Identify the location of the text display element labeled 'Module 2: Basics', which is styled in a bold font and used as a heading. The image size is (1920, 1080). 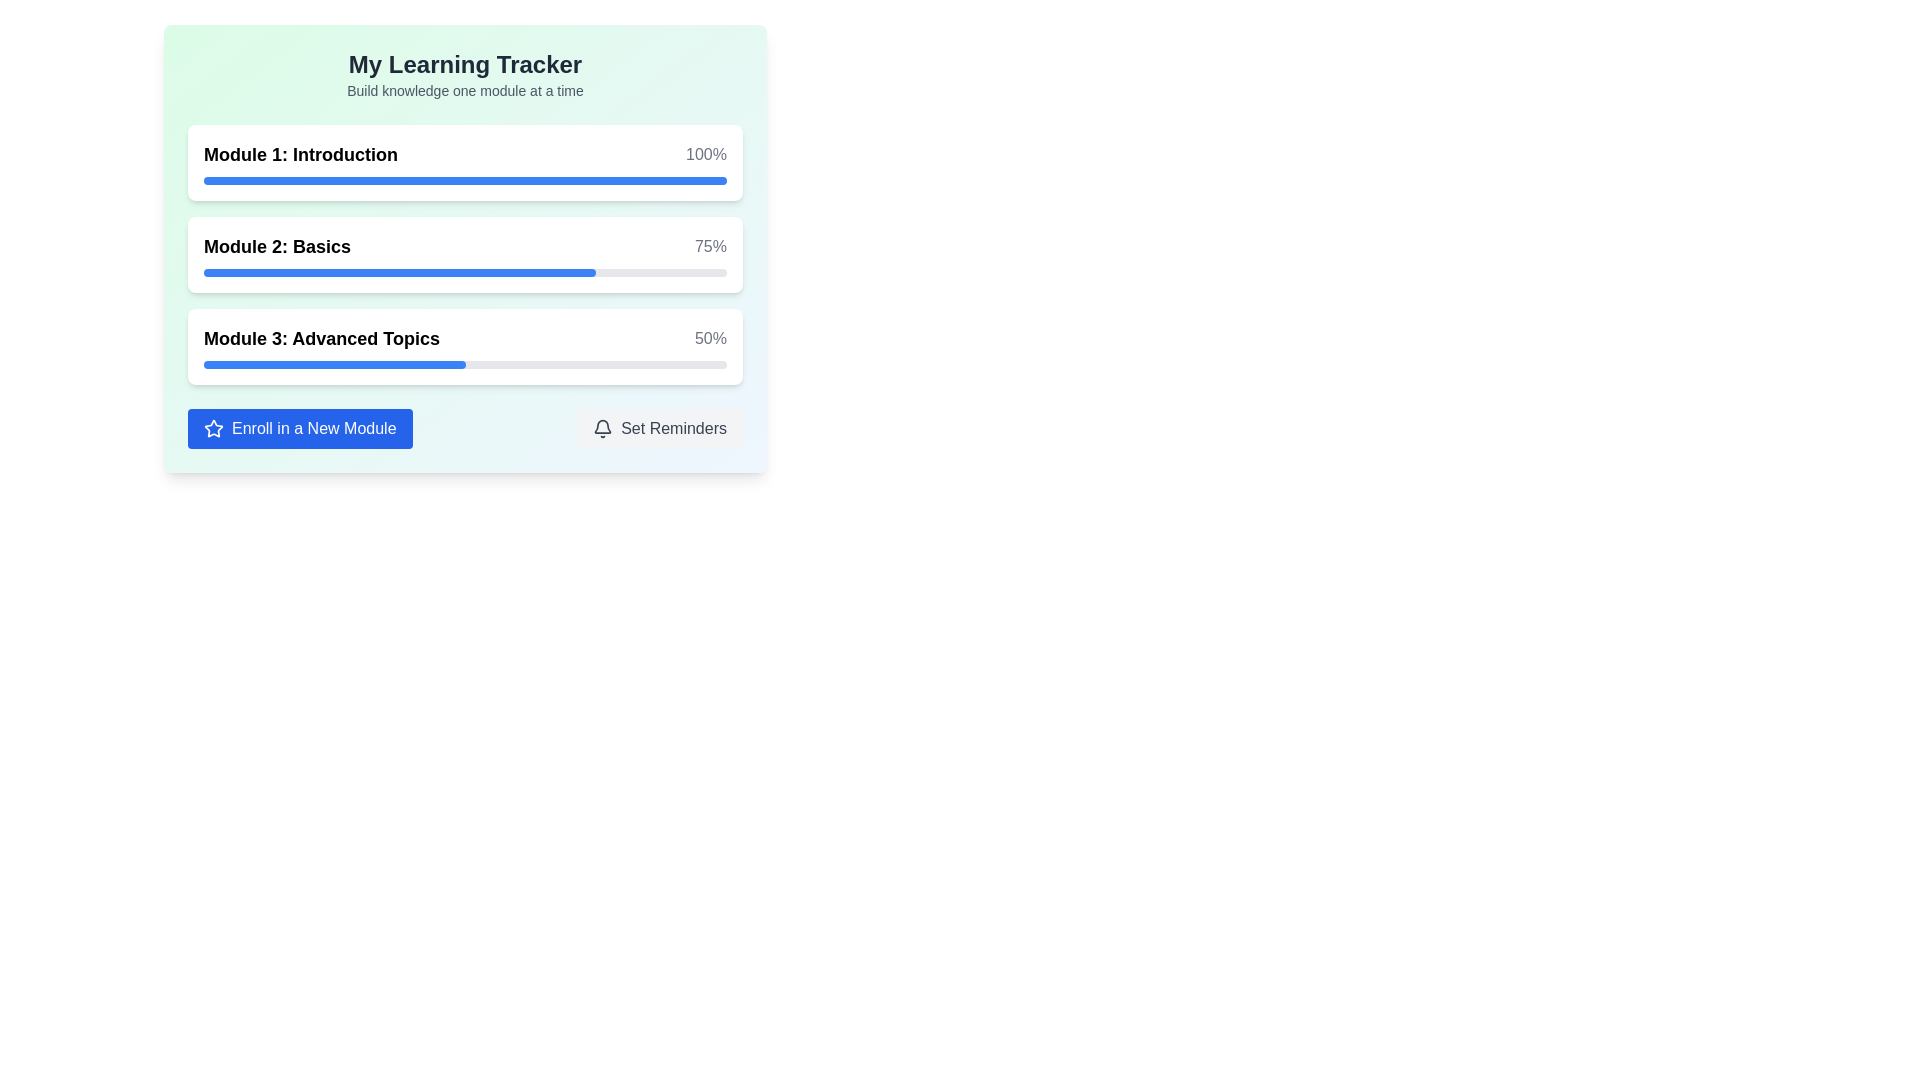
(276, 245).